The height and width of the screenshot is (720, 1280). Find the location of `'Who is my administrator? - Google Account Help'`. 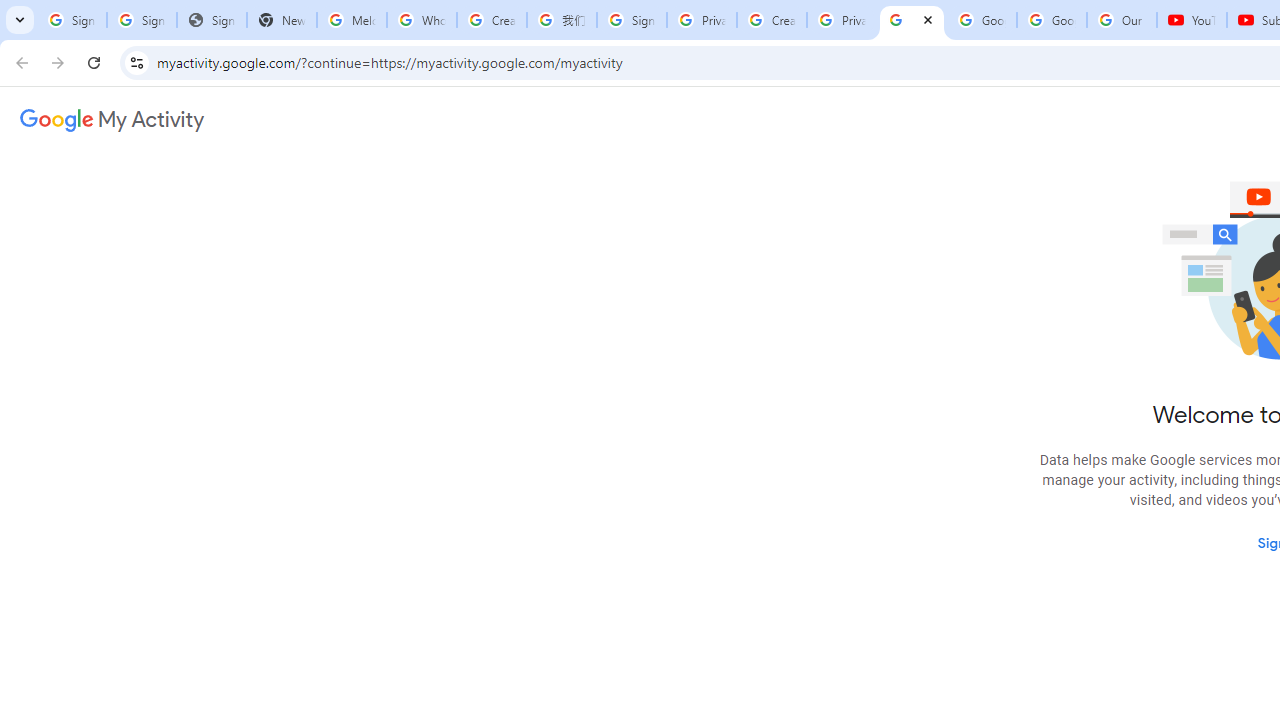

'Who is my administrator? - Google Account Help' is located at coordinates (420, 20).